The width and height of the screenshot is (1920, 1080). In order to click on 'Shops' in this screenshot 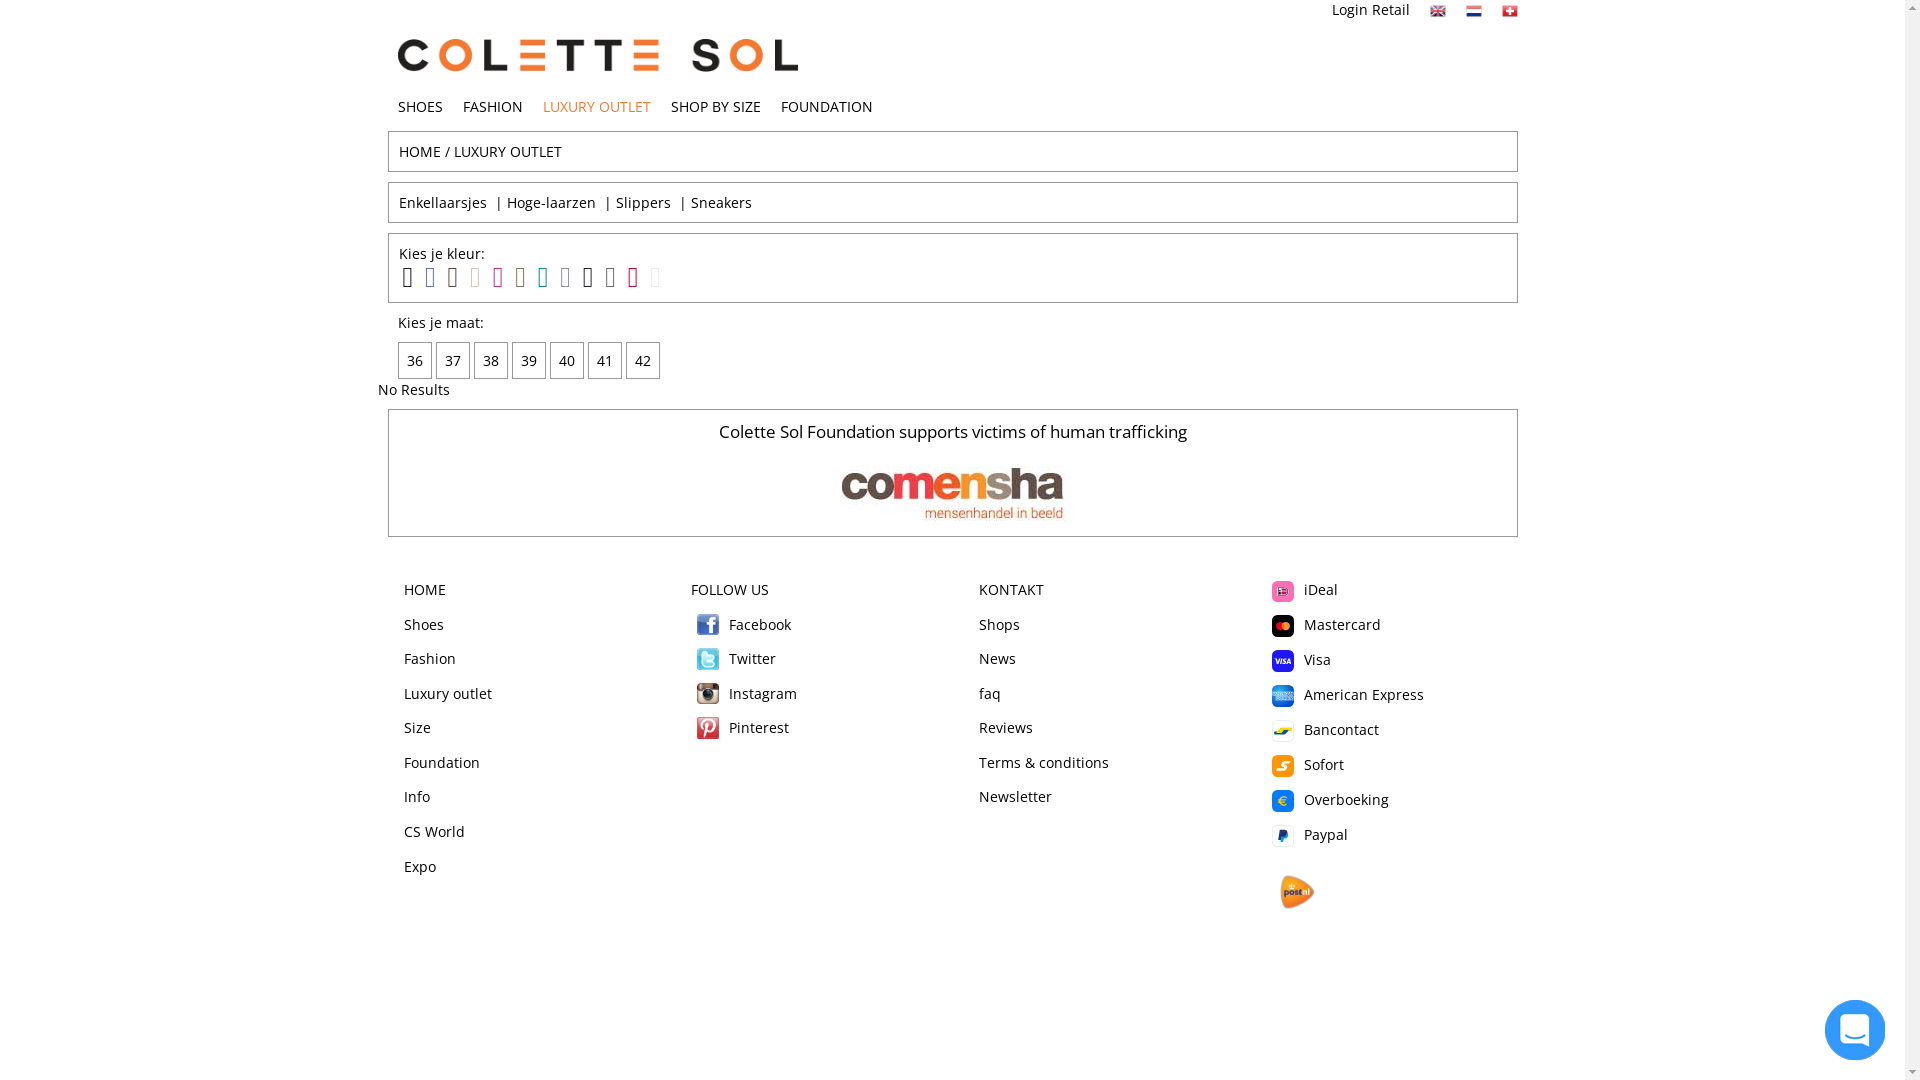, I will do `click(998, 623)`.